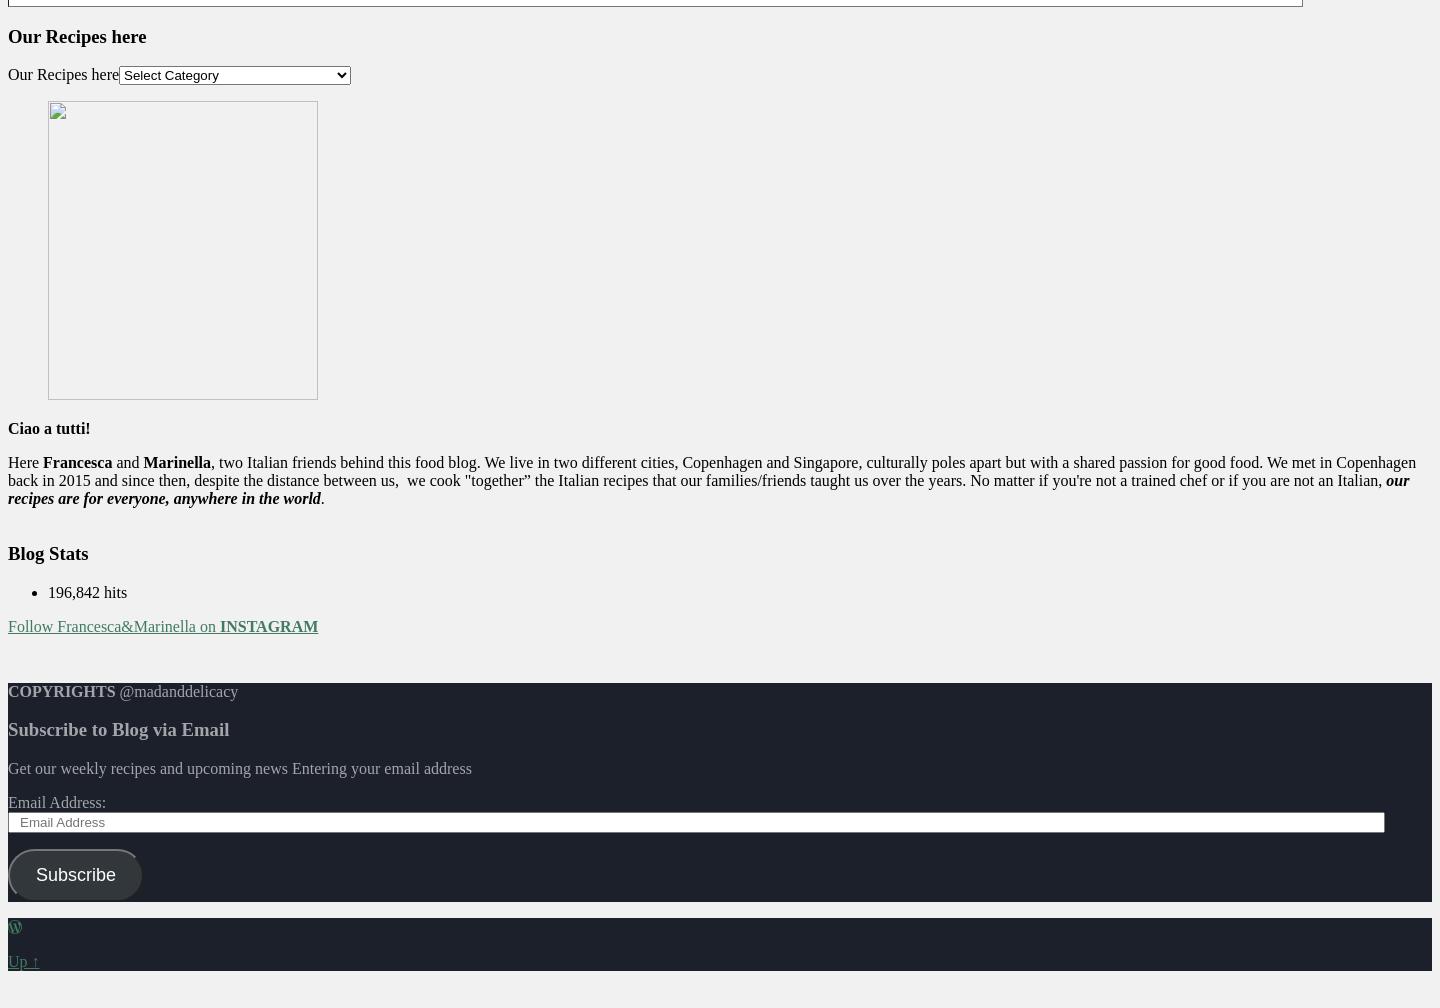 This screenshot has width=1440, height=1008. I want to click on 'Subscribe', so click(75, 875).